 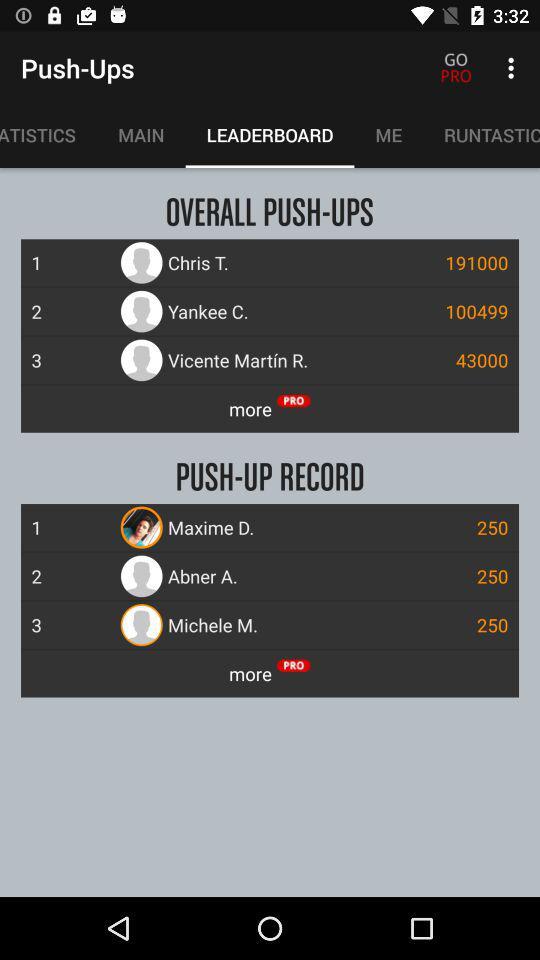 I want to click on the item to the right of leaderboard, so click(x=388, y=134).